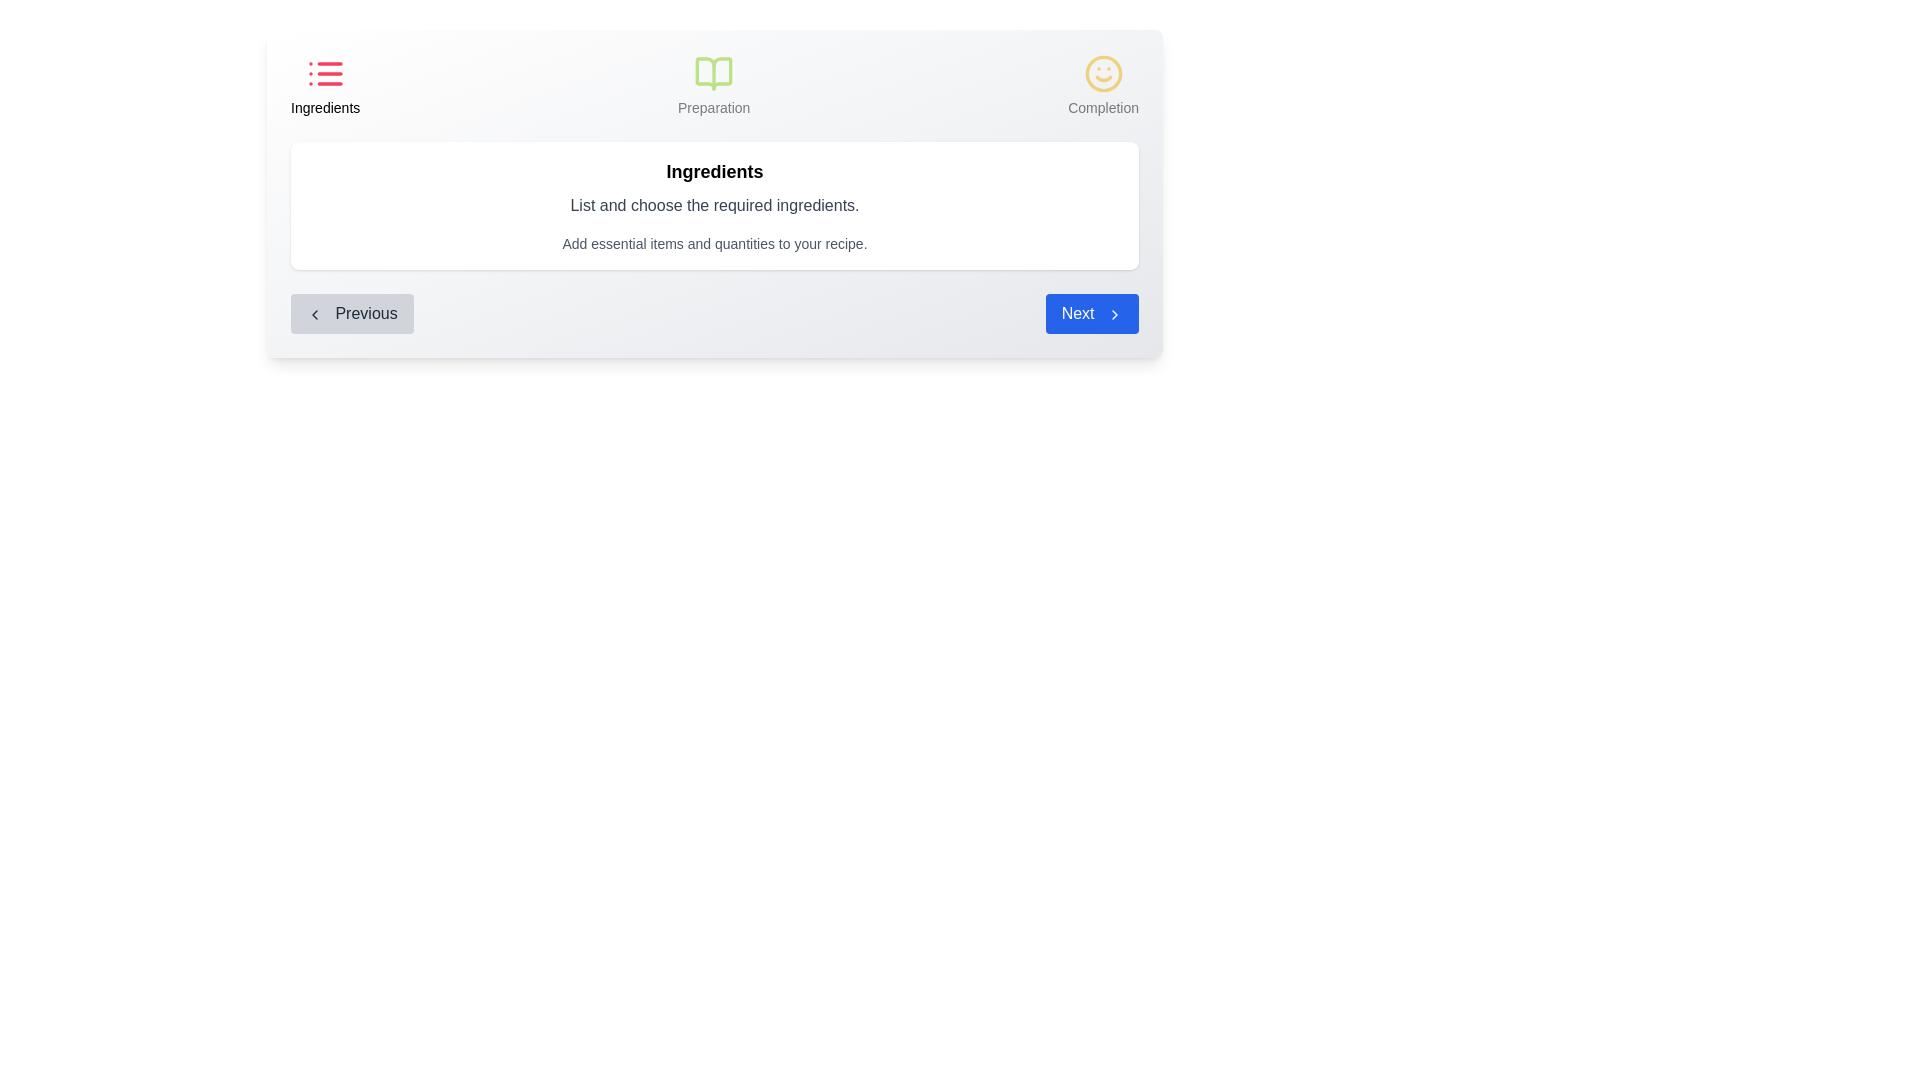 This screenshot has width=1920, height=1080. Describe the element at coordinates (714, 108) in the screenshot. I see `the text label that reads 'Preparation', which is styled in medium weight typography and located beneath a lime green book icon` at that location.